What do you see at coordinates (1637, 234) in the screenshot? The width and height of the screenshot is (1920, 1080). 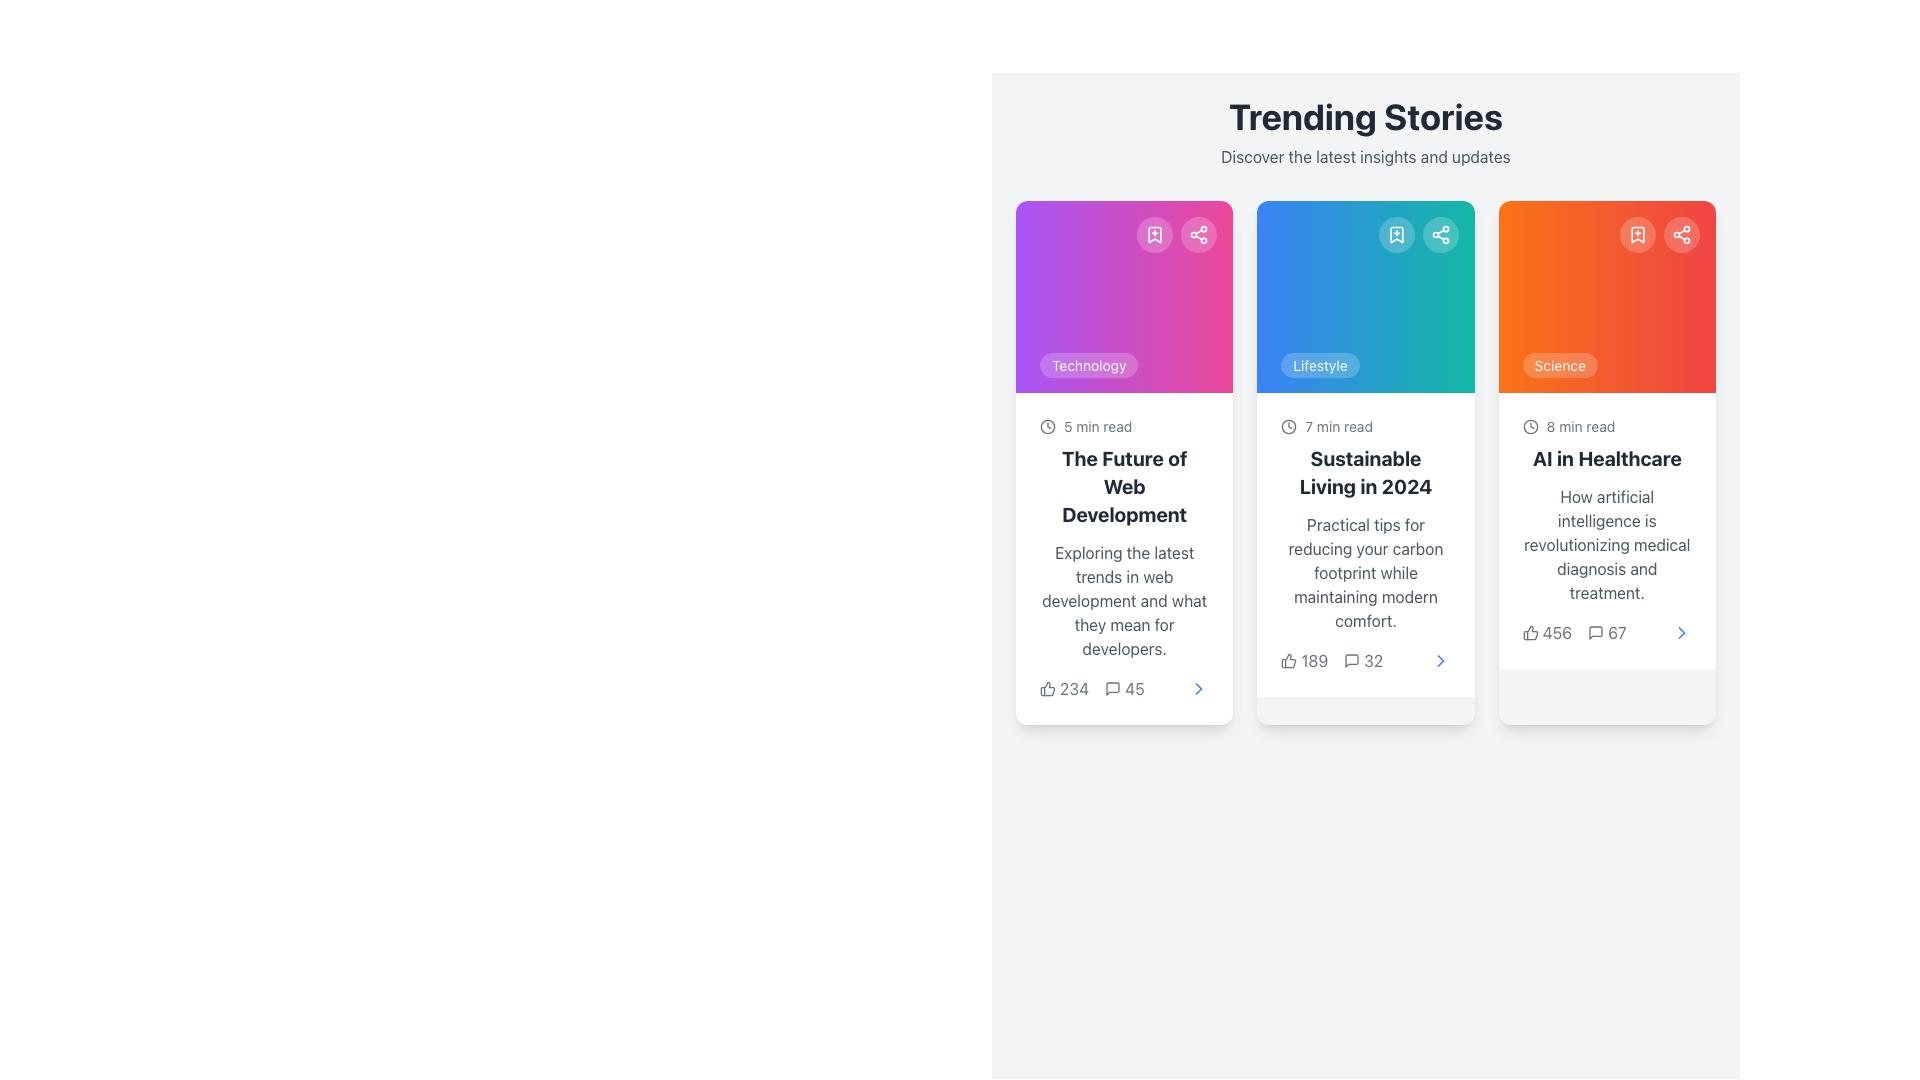 I see `the bookmark icon in the white circular button located at the top-right corner of the 'Science' card in the 'Trending Stories' section to bookmark the item` at bounding box center [1637, 234].